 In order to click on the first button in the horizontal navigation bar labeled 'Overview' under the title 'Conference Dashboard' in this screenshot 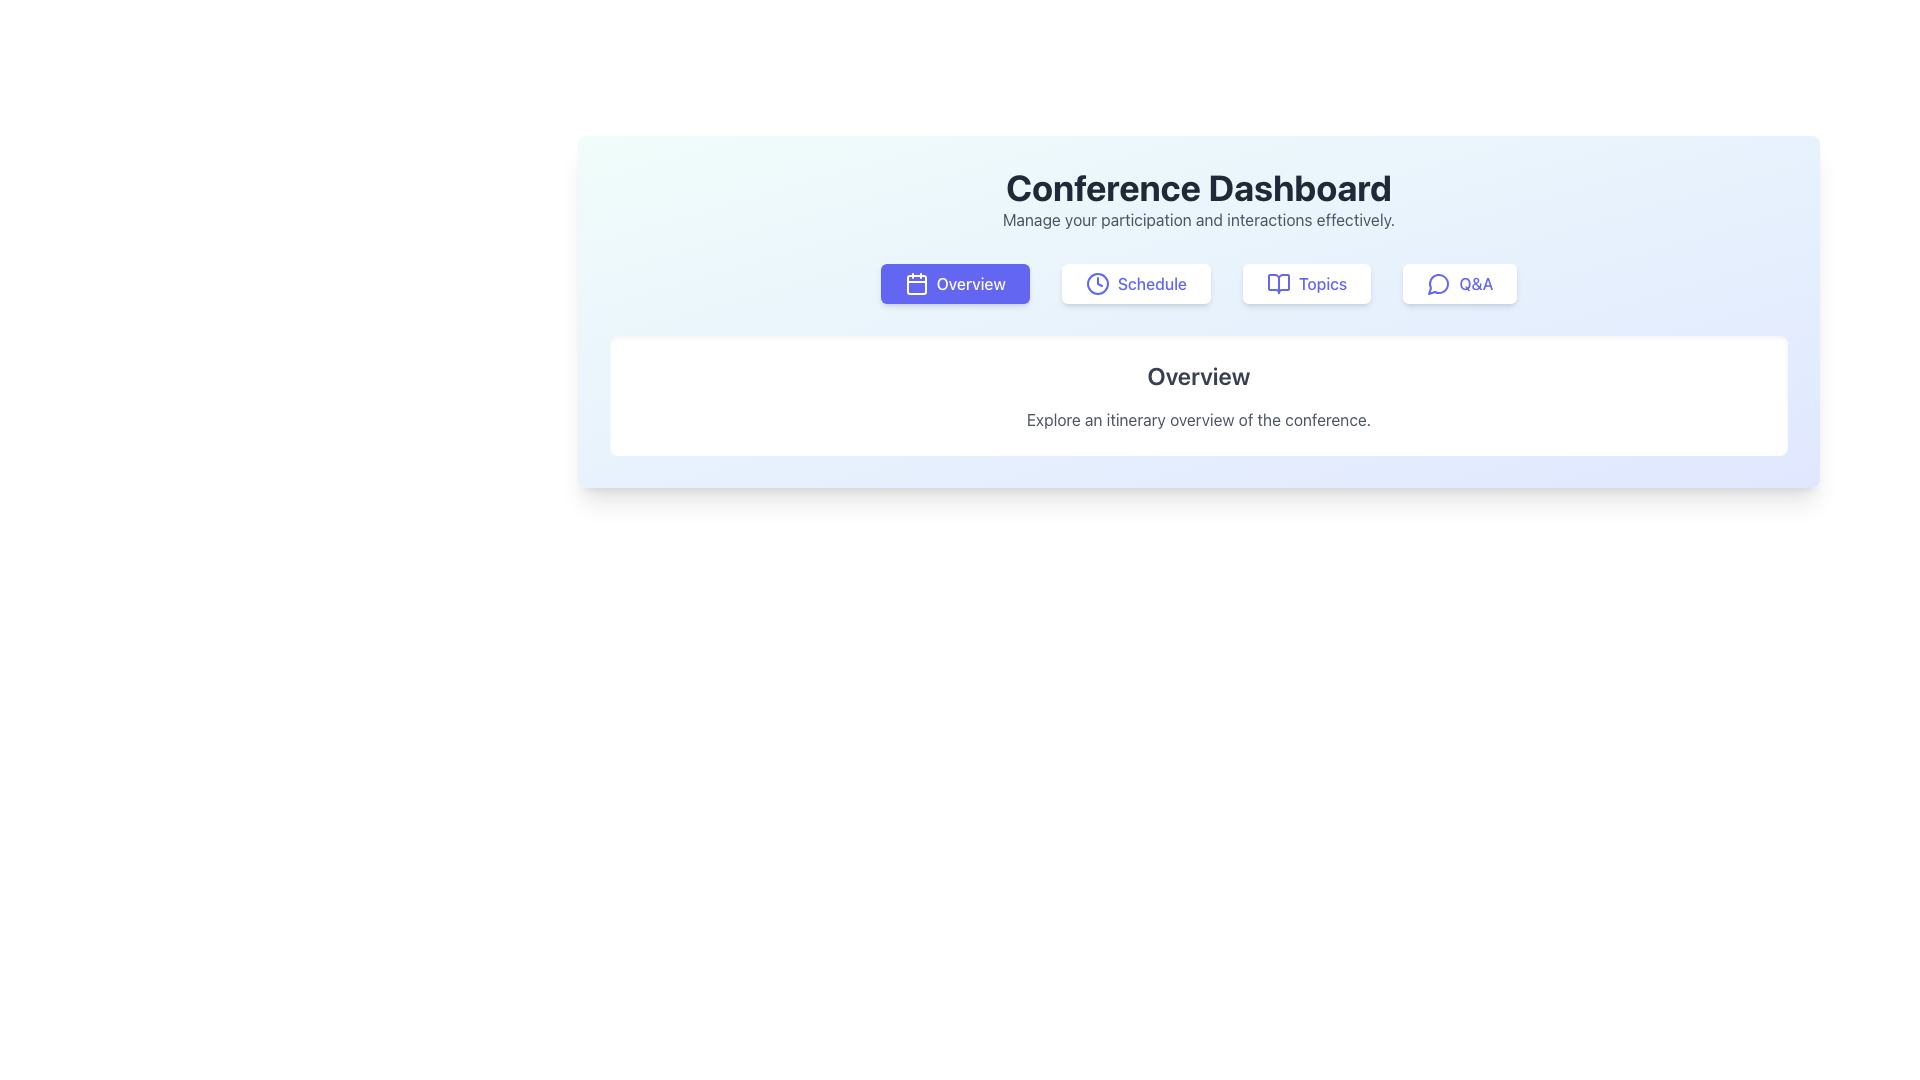, I will do `click(954, 284)`.